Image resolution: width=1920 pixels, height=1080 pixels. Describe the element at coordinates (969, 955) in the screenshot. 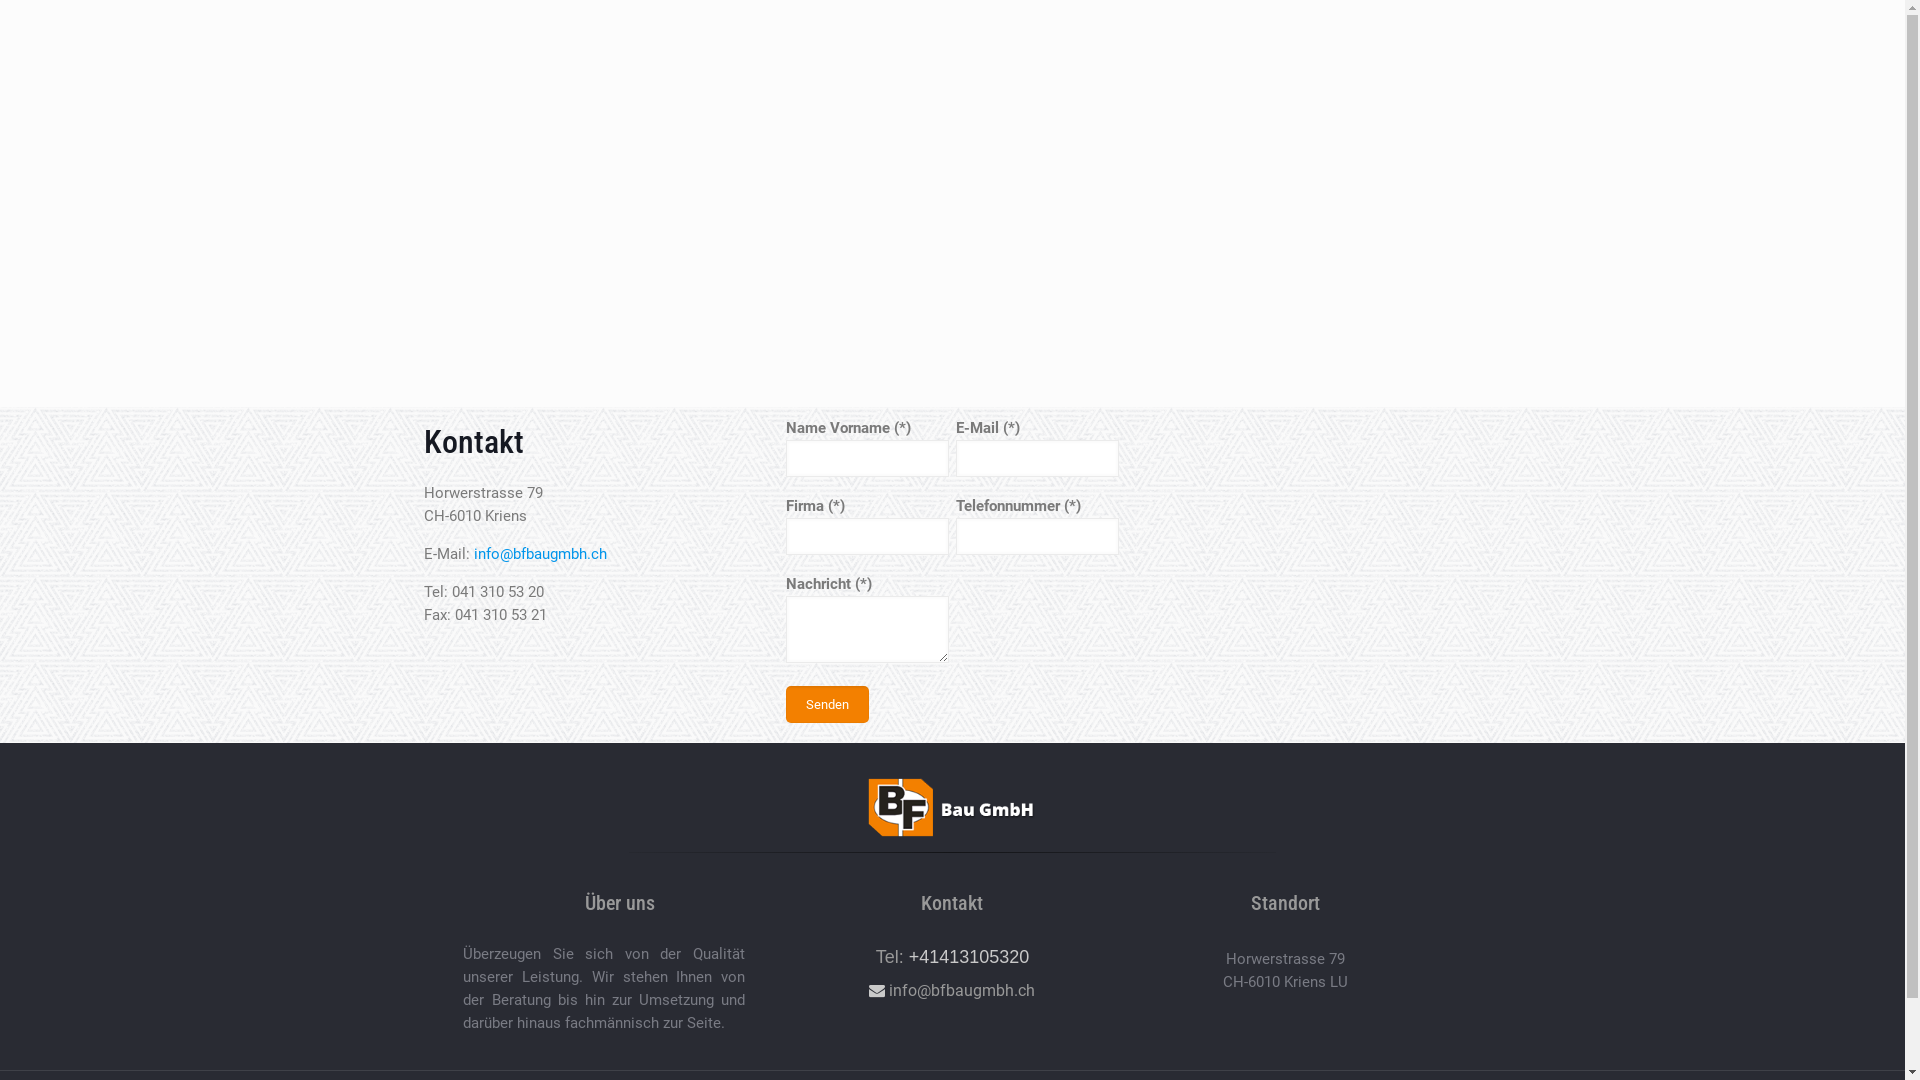

I see `'+41413105320'` at that location.